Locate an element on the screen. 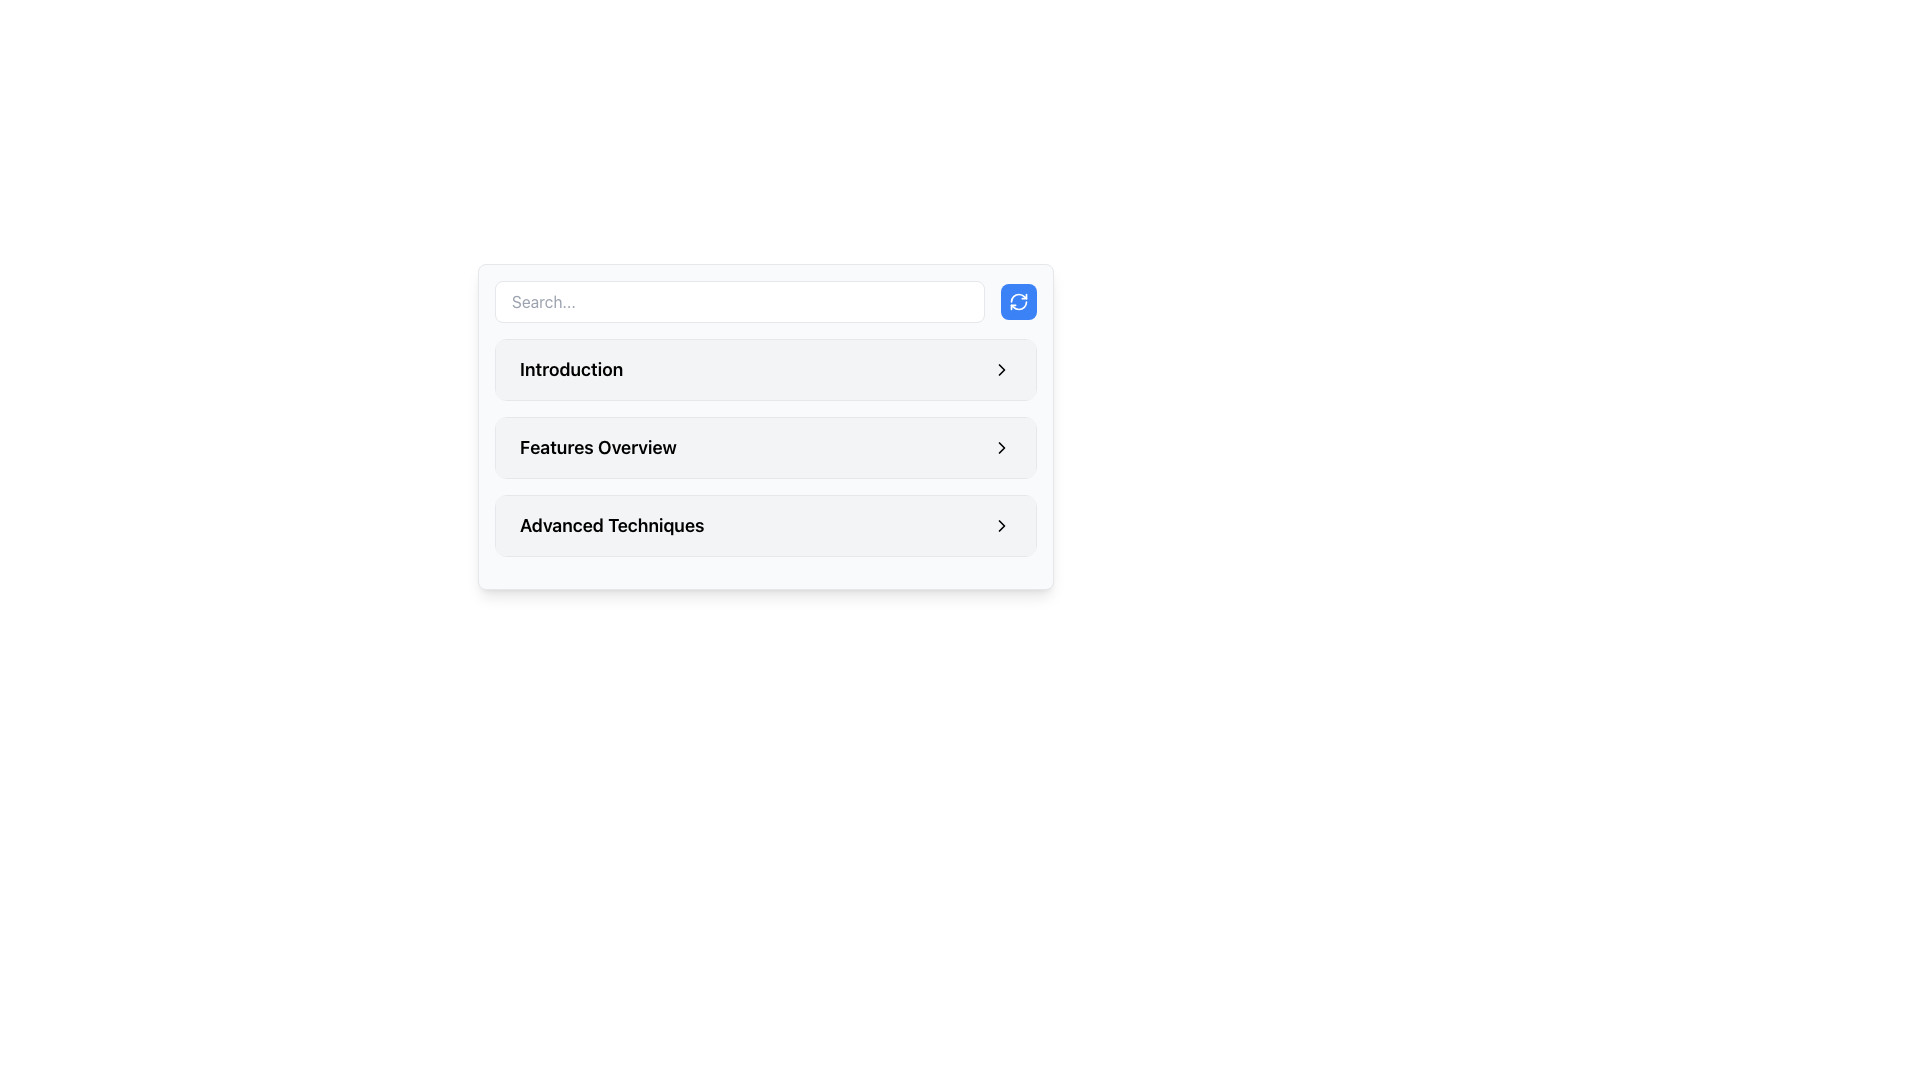 The image size is (1920, 1080). the 'Features Overview' text label located in the sidebar is located at coordinates (597, 446).